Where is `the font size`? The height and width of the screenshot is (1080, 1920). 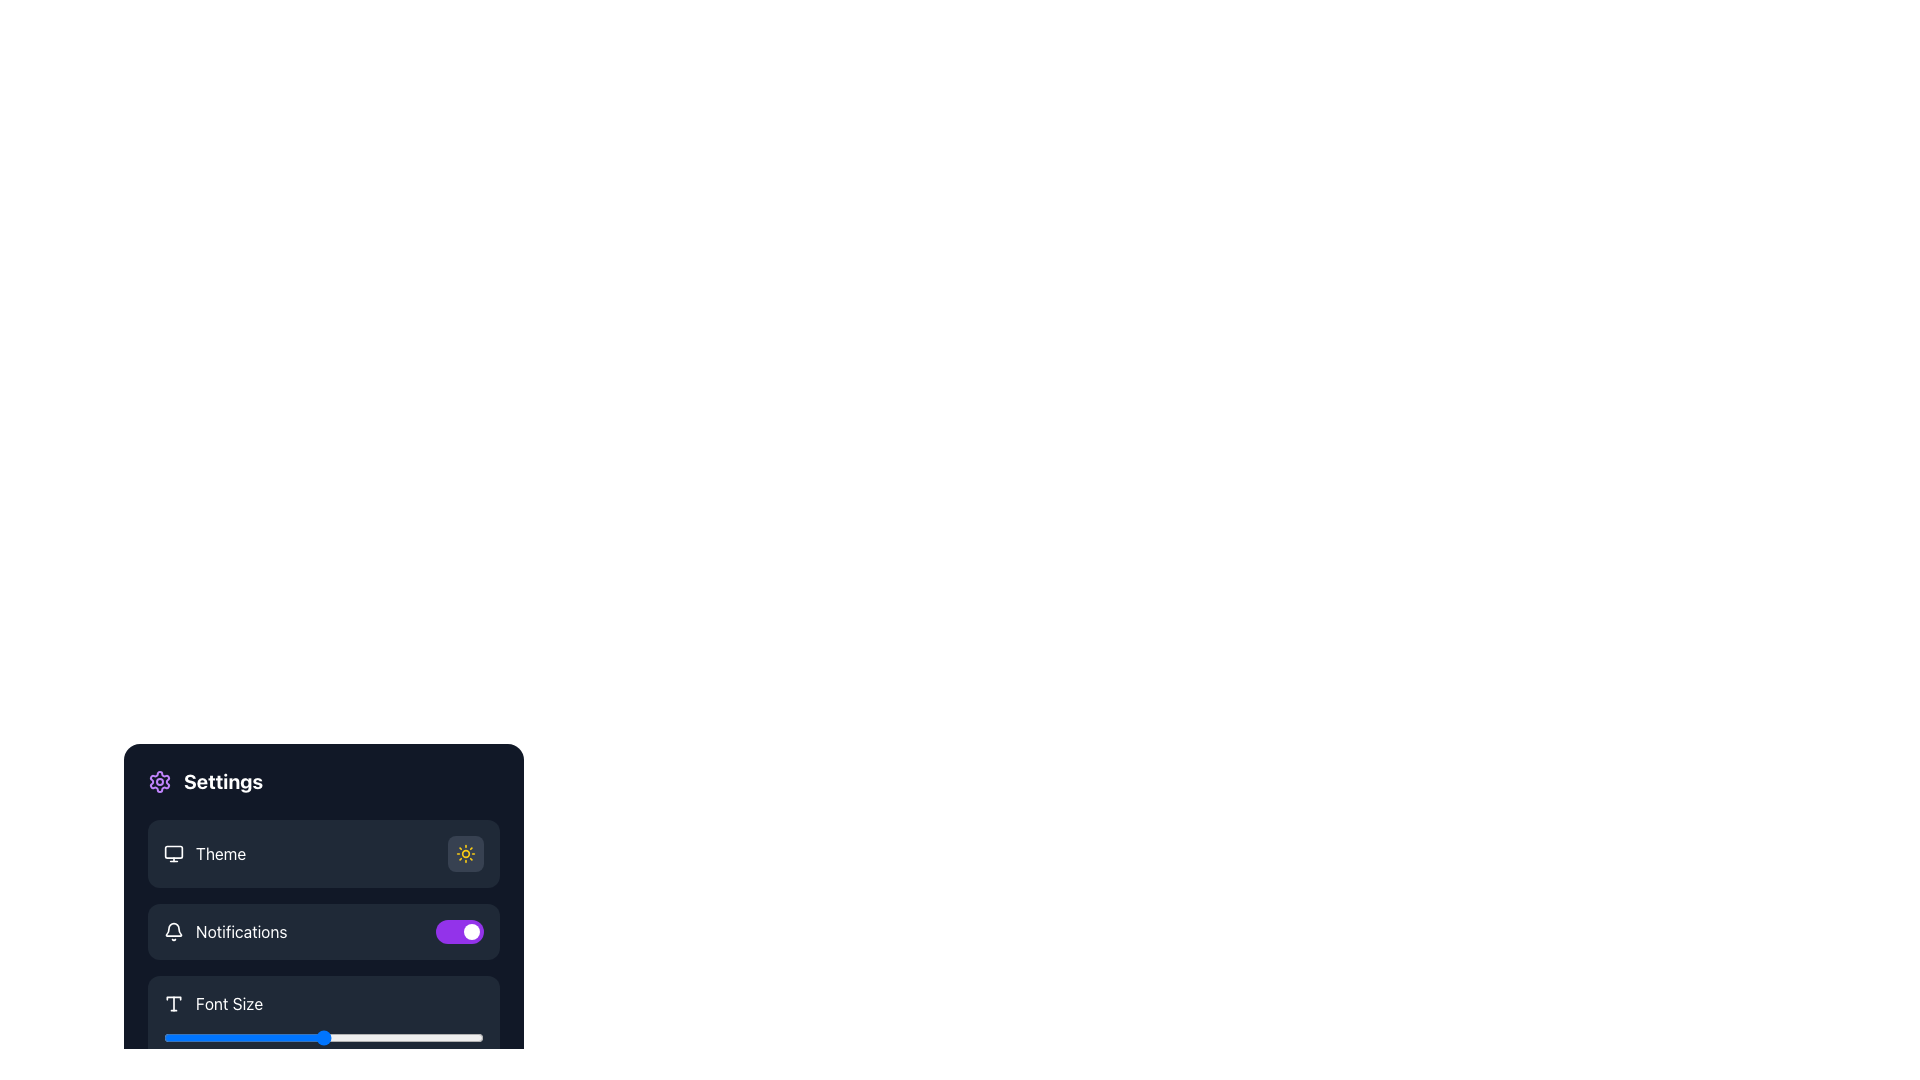
the font size is located at coordinates (215, 1036).